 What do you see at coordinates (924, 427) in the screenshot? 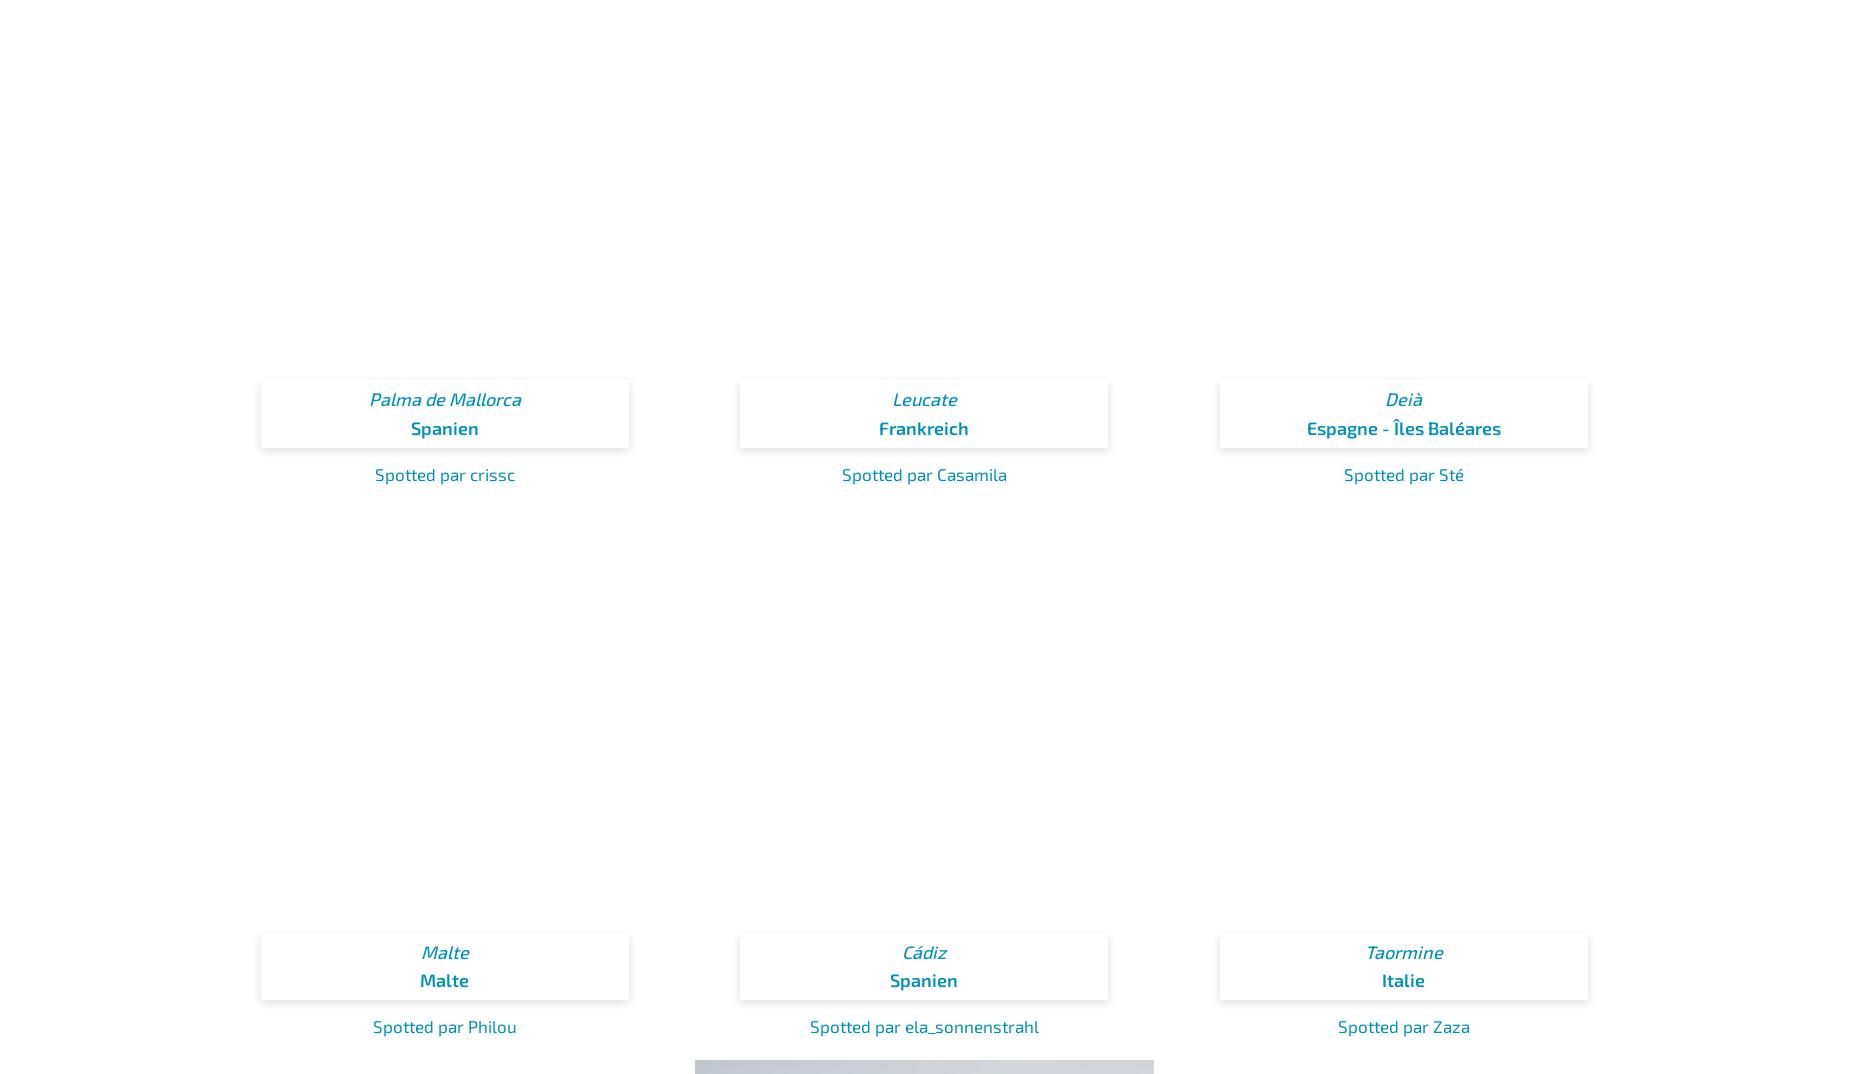
I see `'Frankreich'` at bounding box center [924, 427].